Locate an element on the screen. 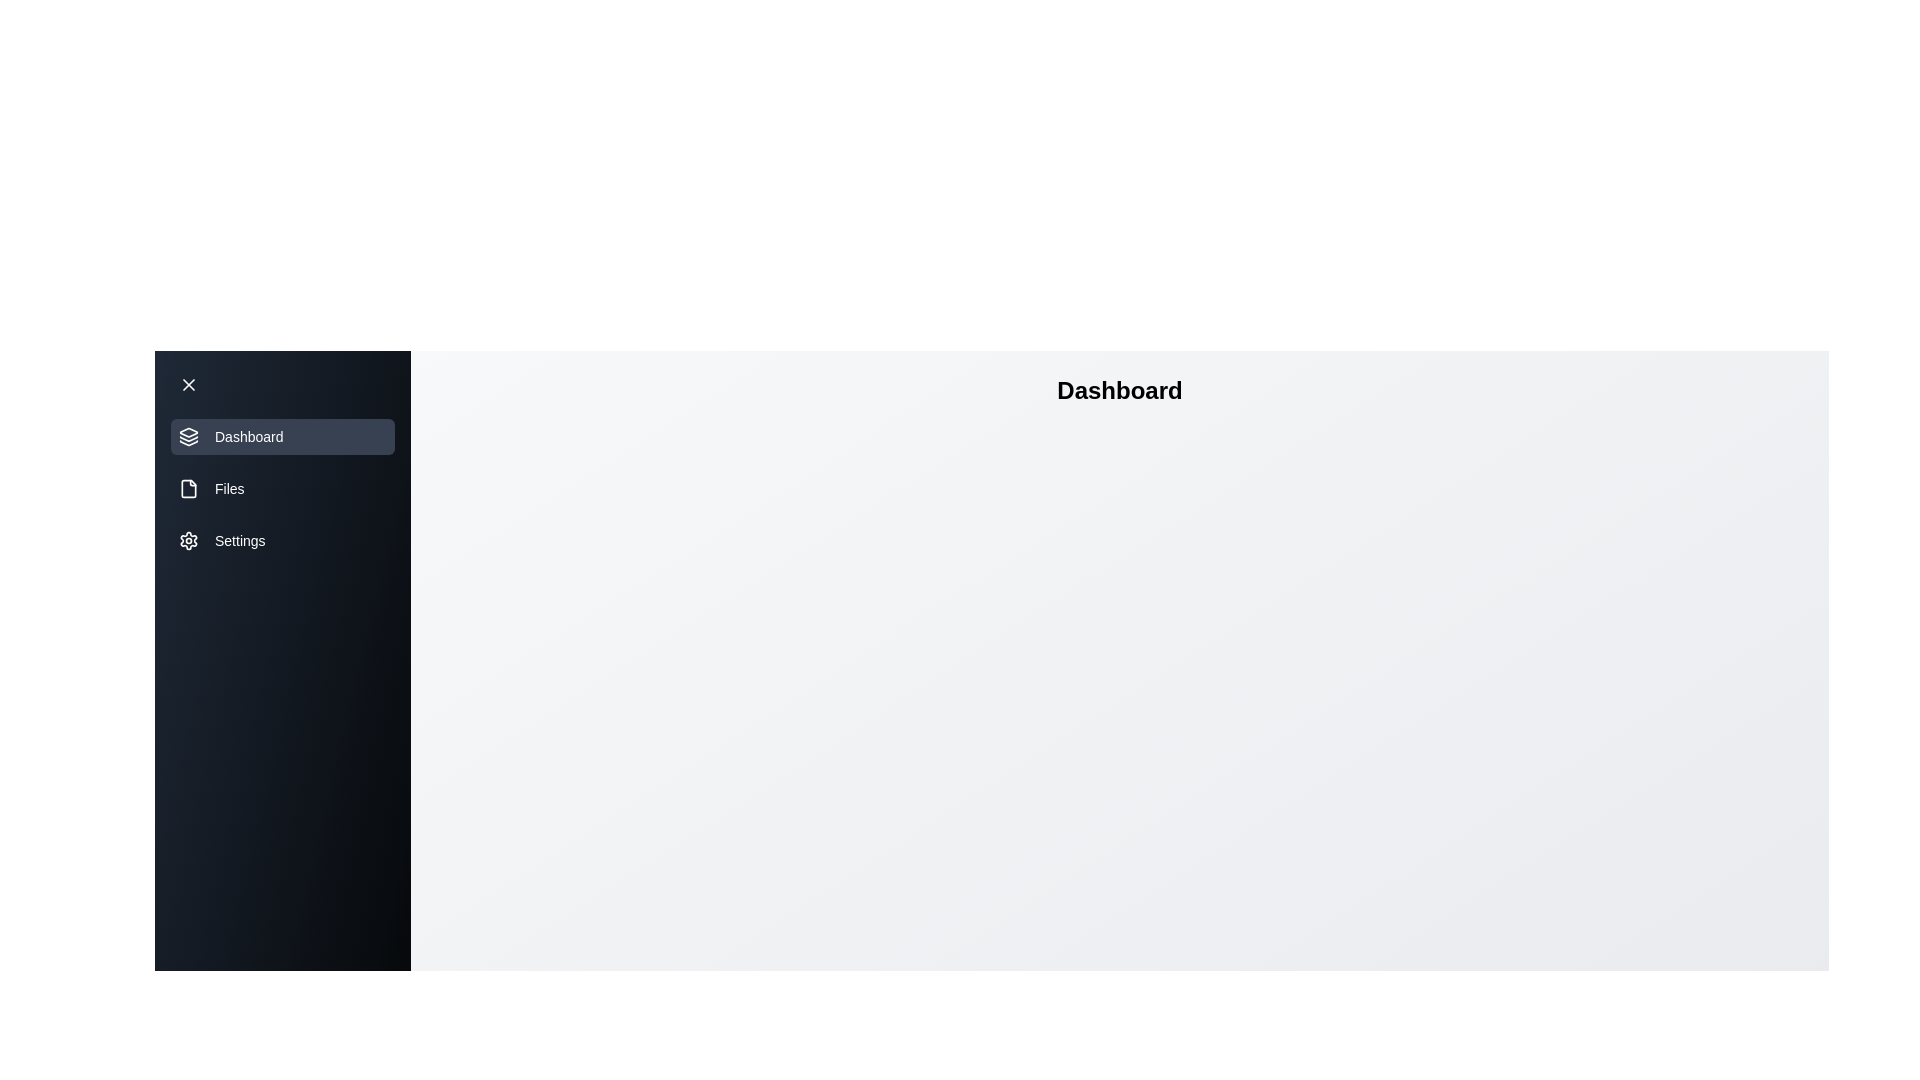  the Settings tab is located at coordinates (282, 540).